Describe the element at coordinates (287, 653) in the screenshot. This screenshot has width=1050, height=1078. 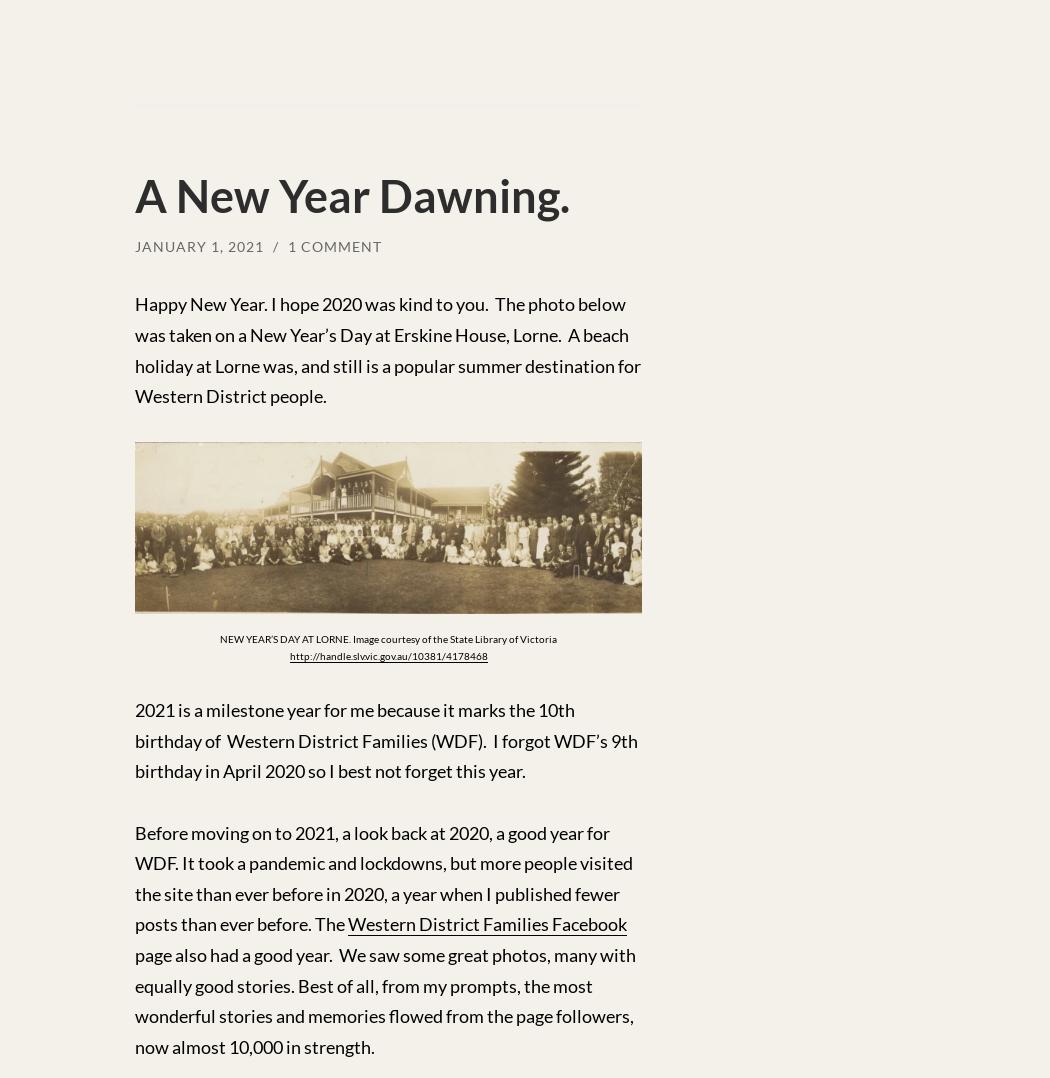
I see `'http://handle.slv.vic.gov.au/10381/4178468'` at that location.